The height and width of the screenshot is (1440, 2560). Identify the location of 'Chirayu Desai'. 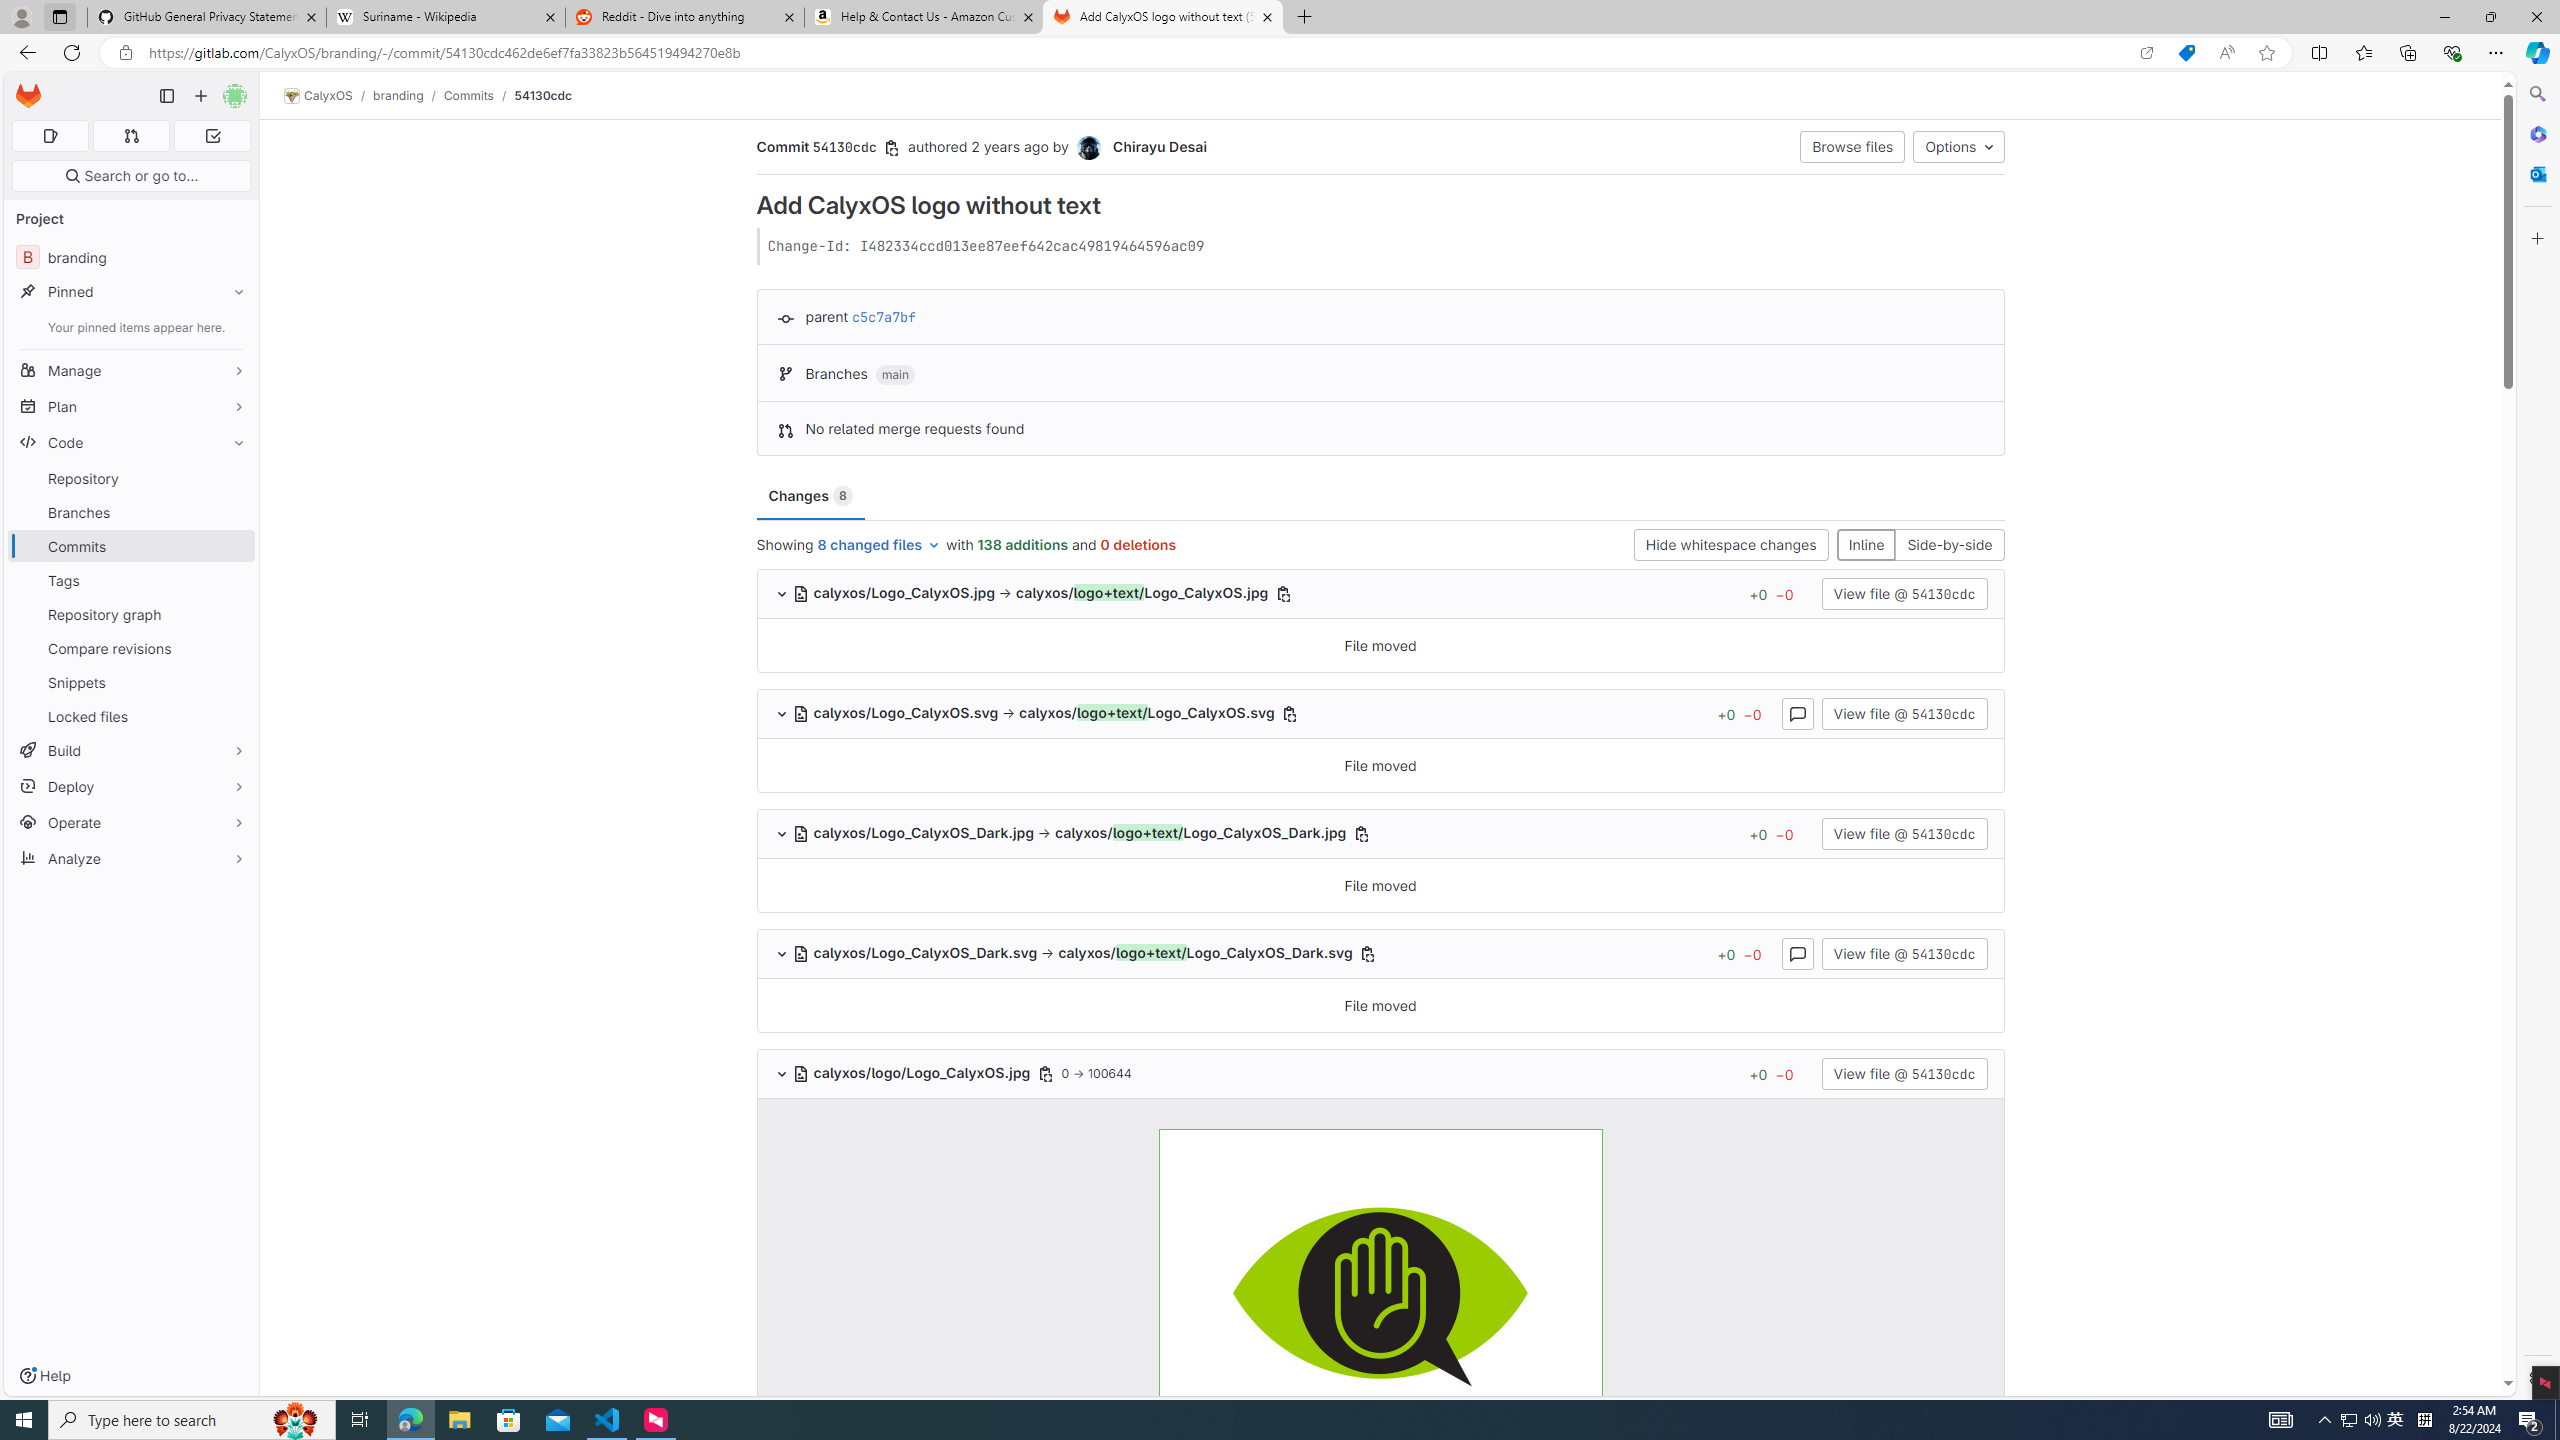
(1088, 148).